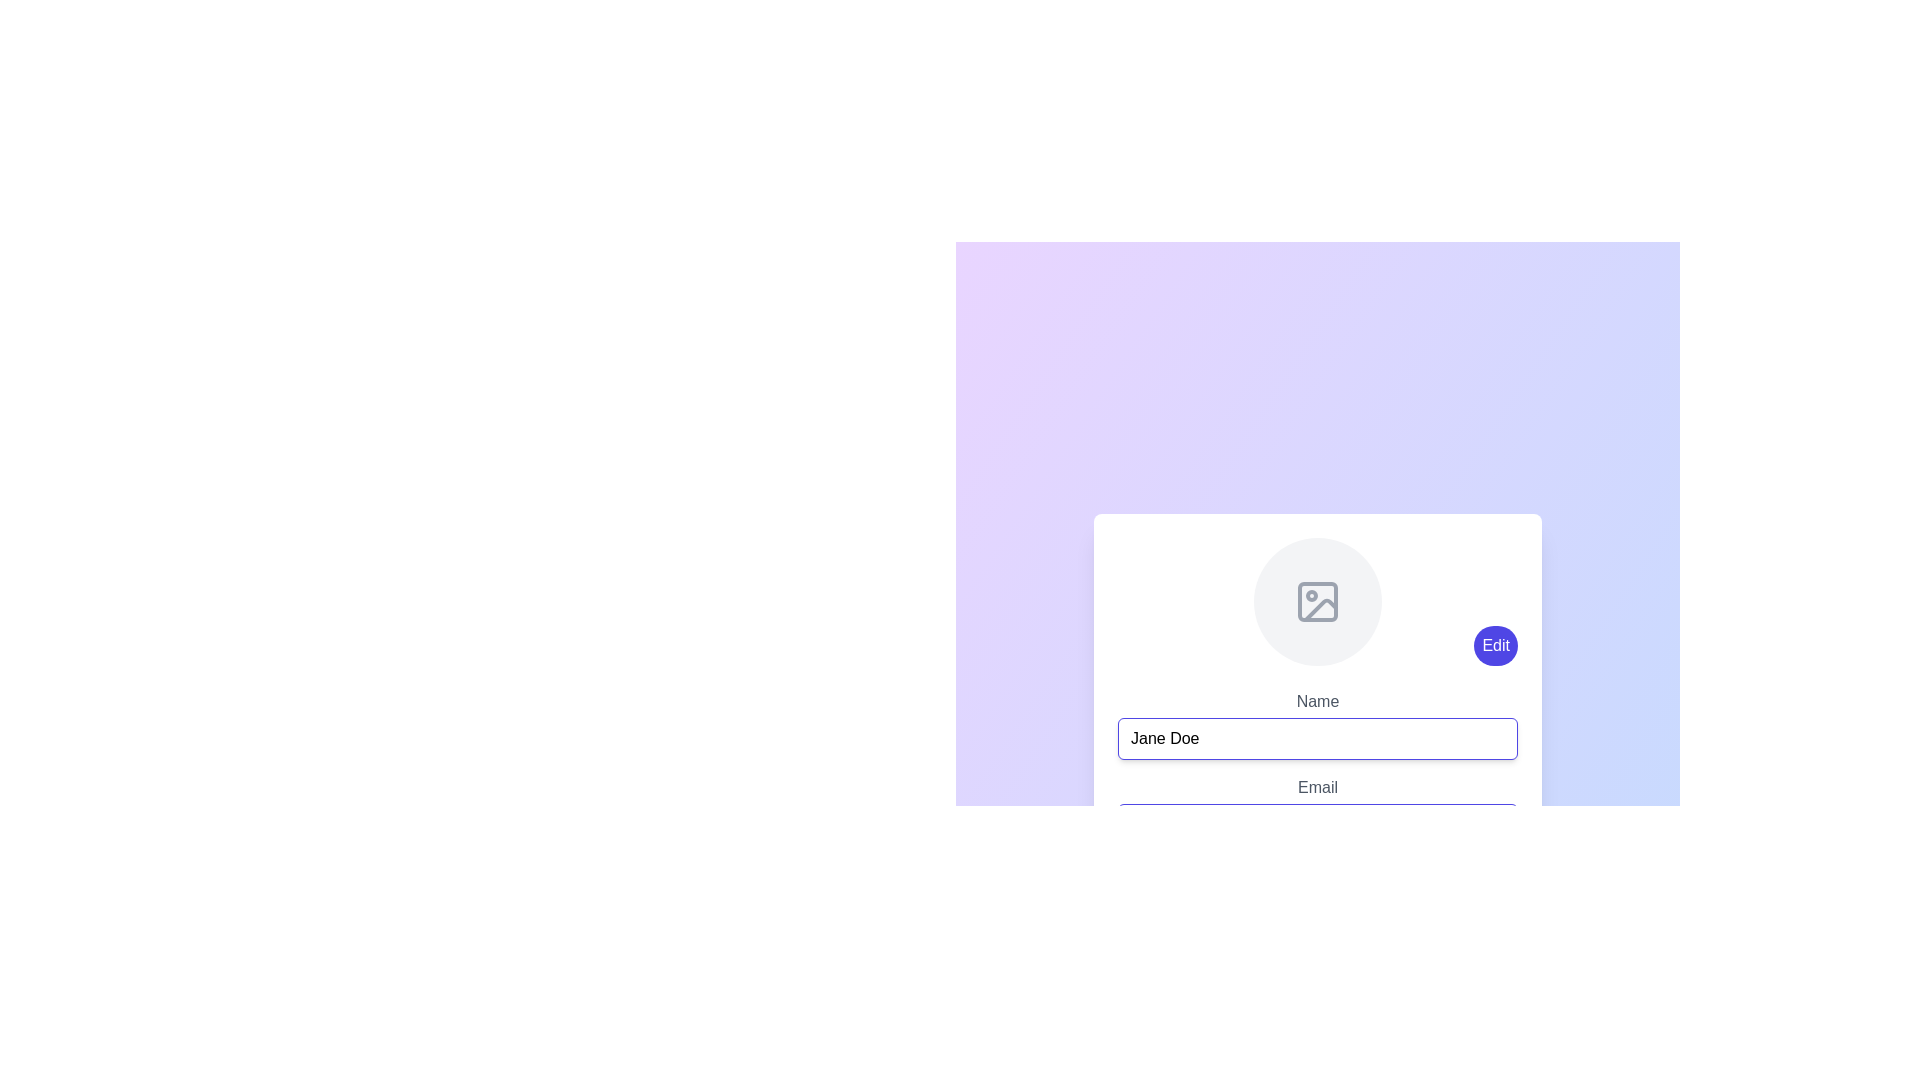  What do you see at coordinates (1318, 600) in the screenshot?
I see `the image upload placeholder and 'Edit' button element located at the top of the user profile editing card` at bounding box center [1318, 600].